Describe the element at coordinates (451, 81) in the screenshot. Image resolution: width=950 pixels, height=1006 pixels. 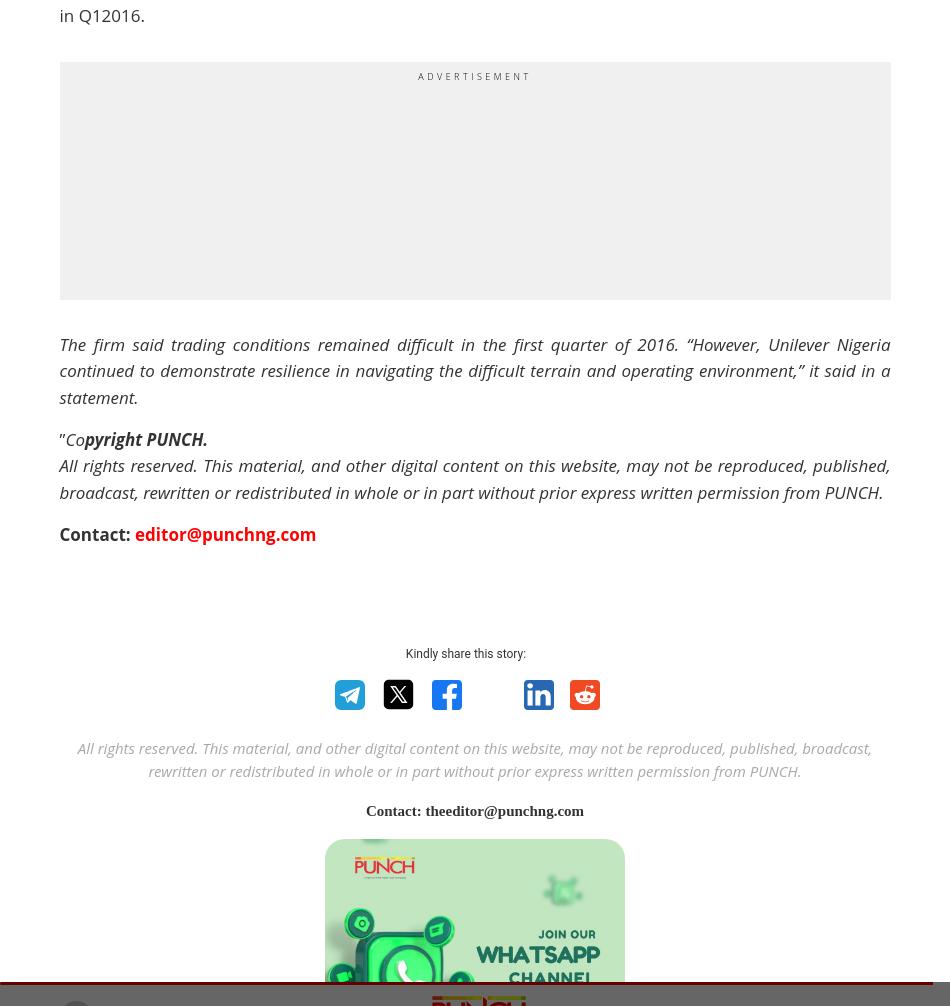
I see `'Join Now'` at that location.